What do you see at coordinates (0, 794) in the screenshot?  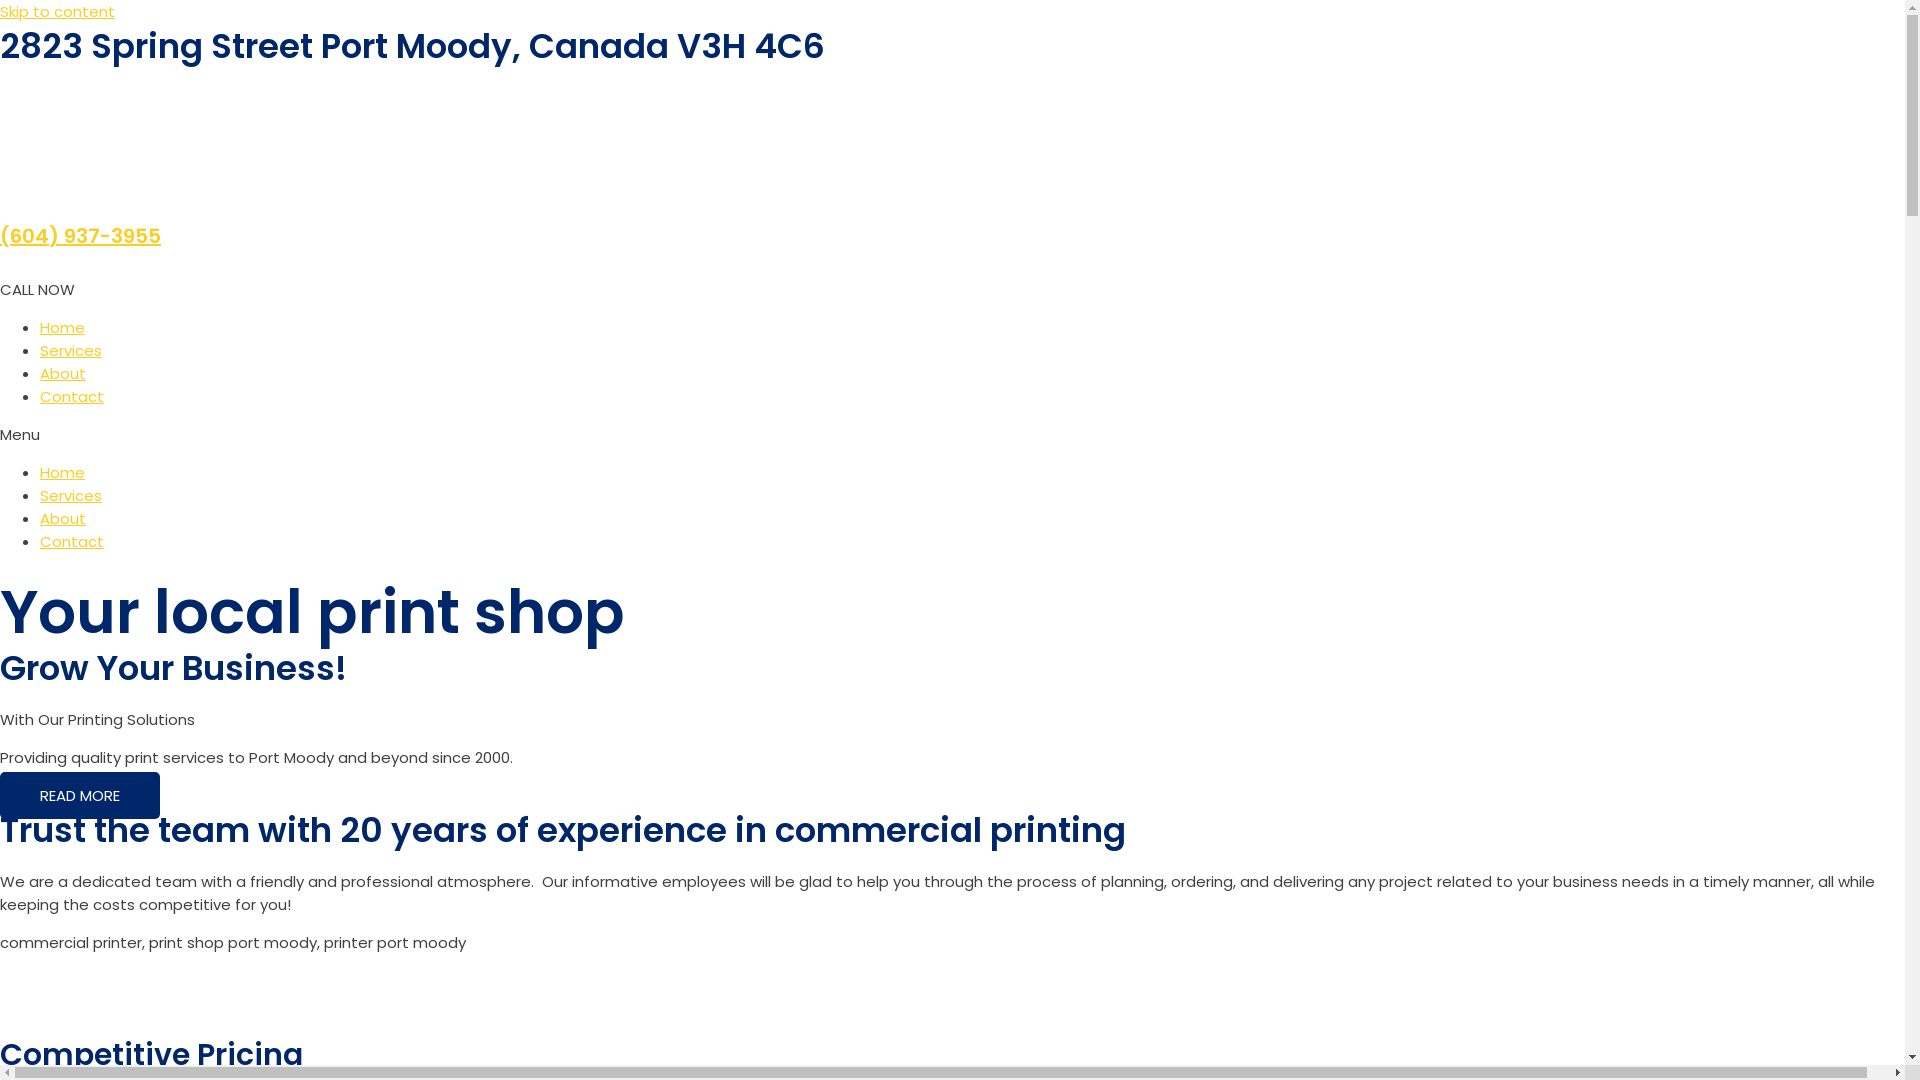 I see `'READ MORE'` at bounding box center [0, 794].